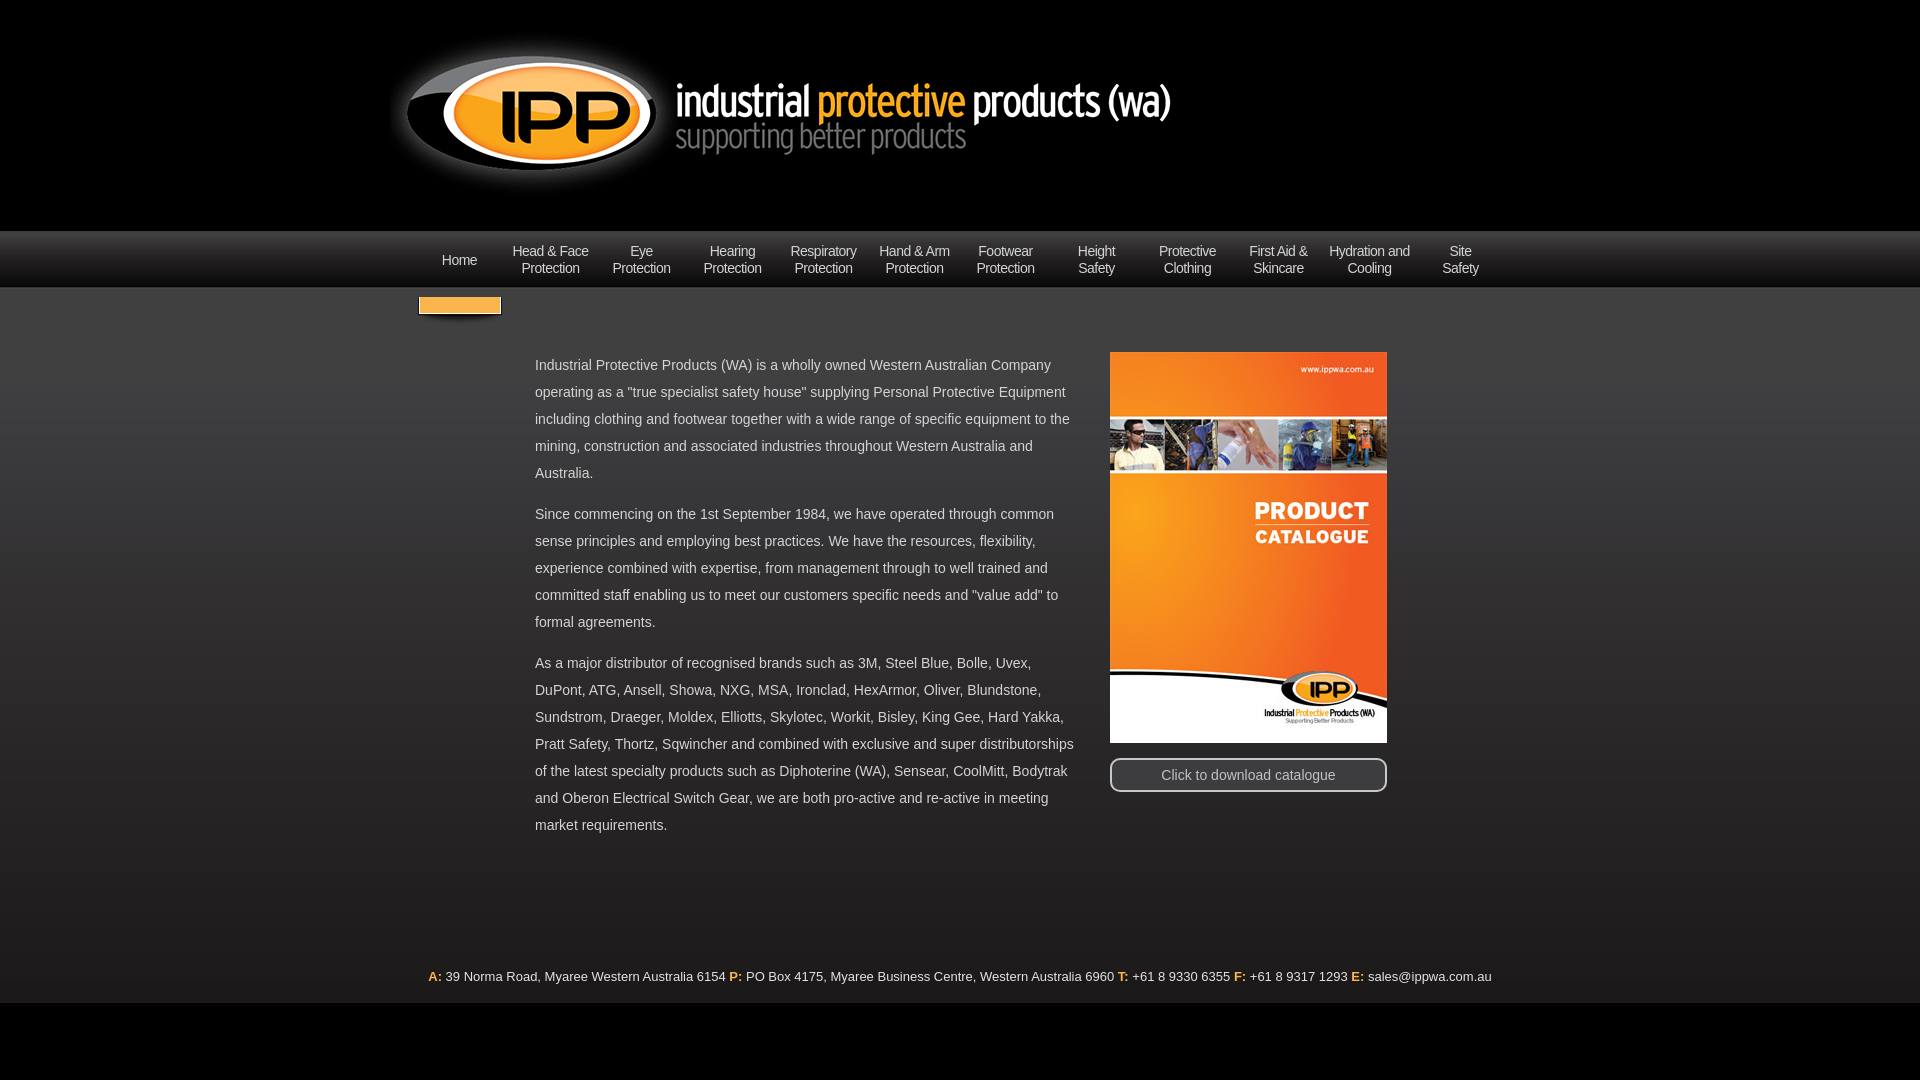  What do you see at coordinates (641, 258) in the screenshot?
I see `'Eye` at bounding box center [641, 258].